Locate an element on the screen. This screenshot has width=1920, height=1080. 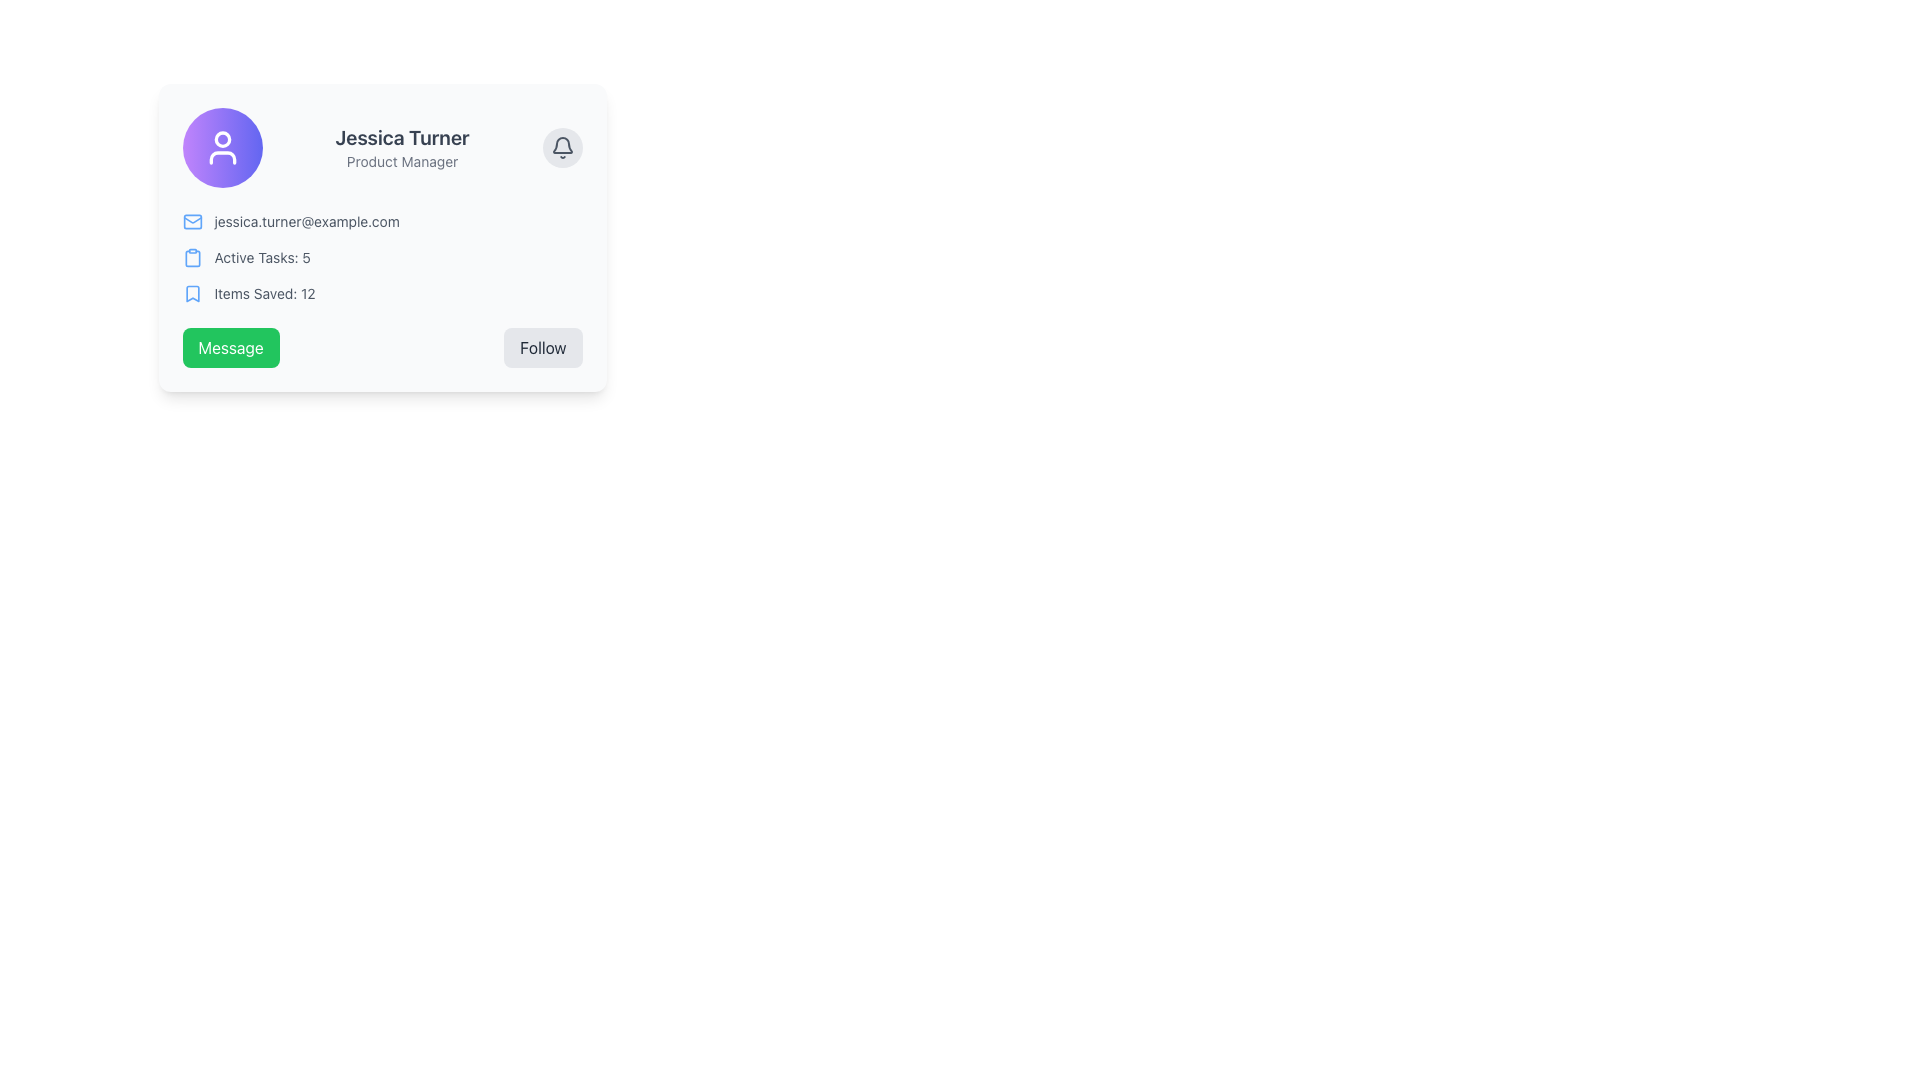
the notification bell icon located in the top-right section of the user card, which represents notification-related features is located at coordinates (561, 144).